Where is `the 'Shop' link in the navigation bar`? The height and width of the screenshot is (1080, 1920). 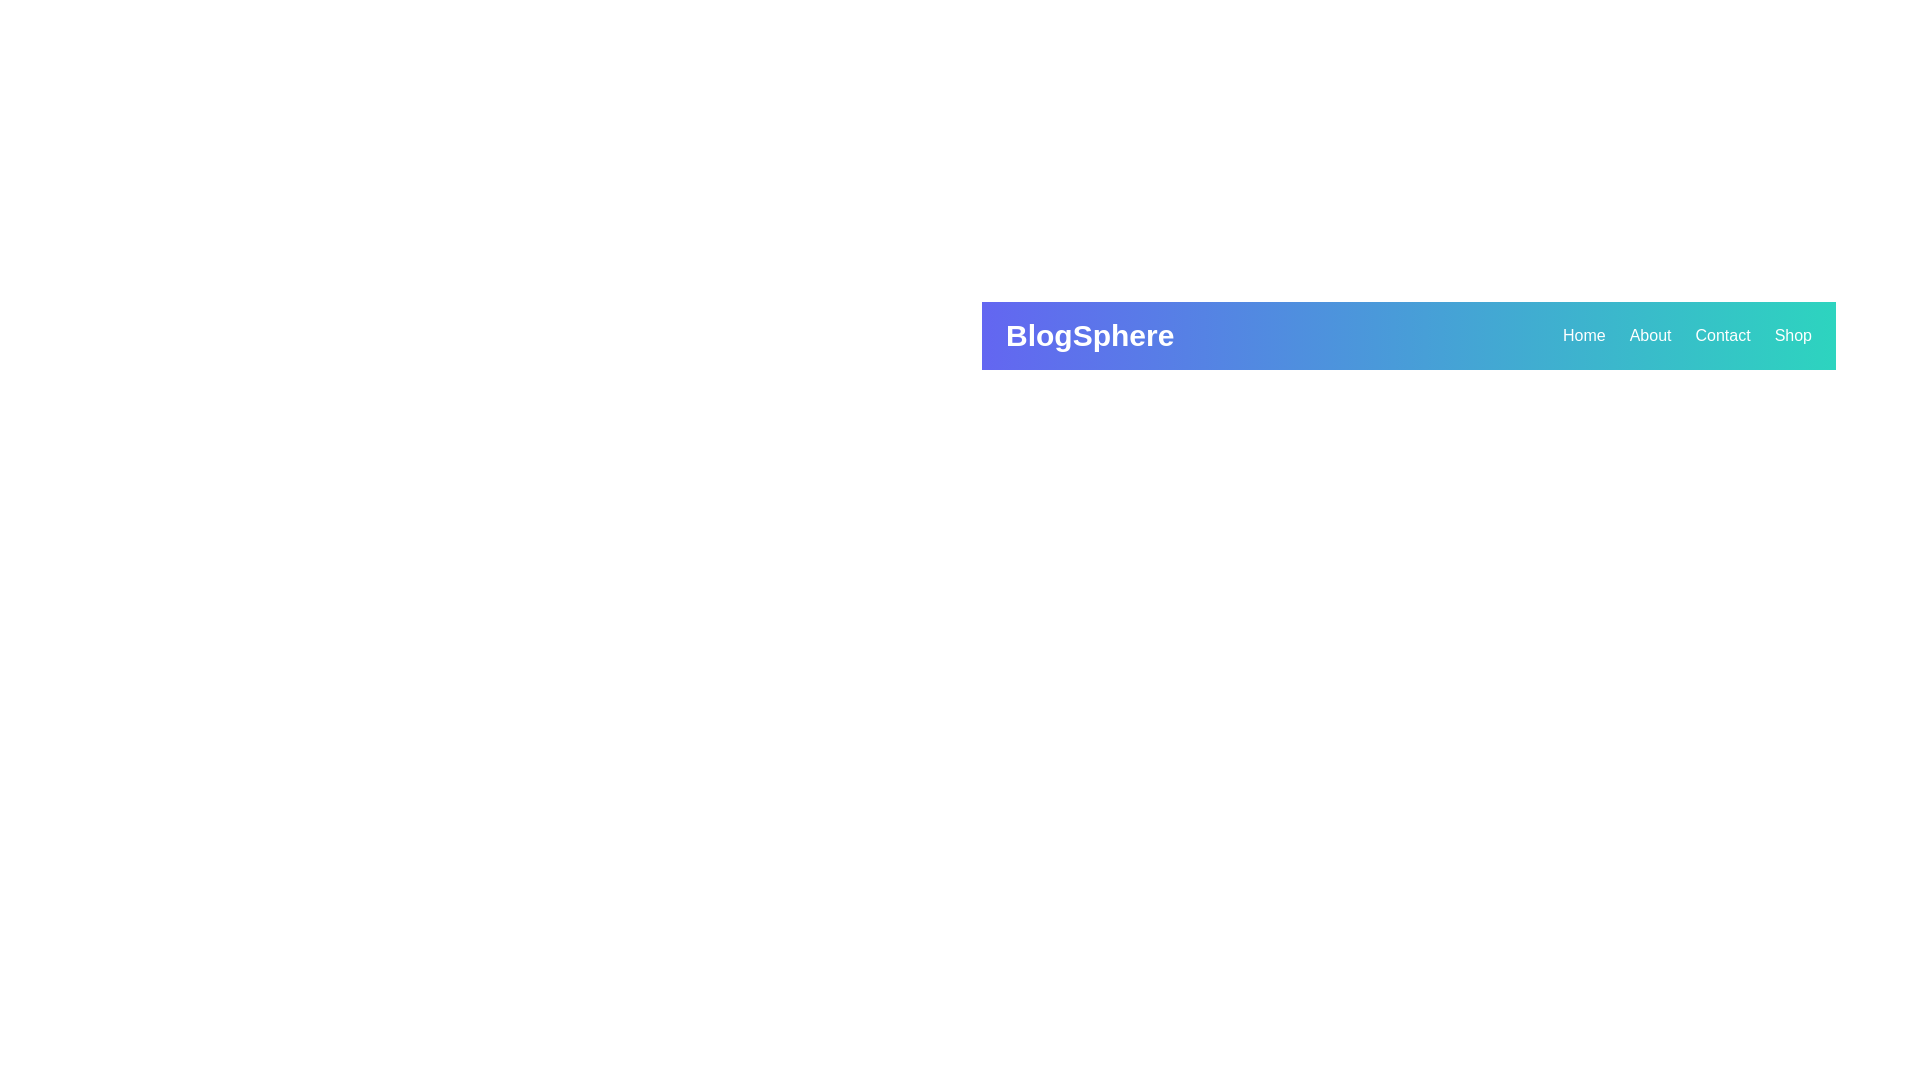
the 'Shop' link in the navigation bar is located at coordinates (1793, 334).